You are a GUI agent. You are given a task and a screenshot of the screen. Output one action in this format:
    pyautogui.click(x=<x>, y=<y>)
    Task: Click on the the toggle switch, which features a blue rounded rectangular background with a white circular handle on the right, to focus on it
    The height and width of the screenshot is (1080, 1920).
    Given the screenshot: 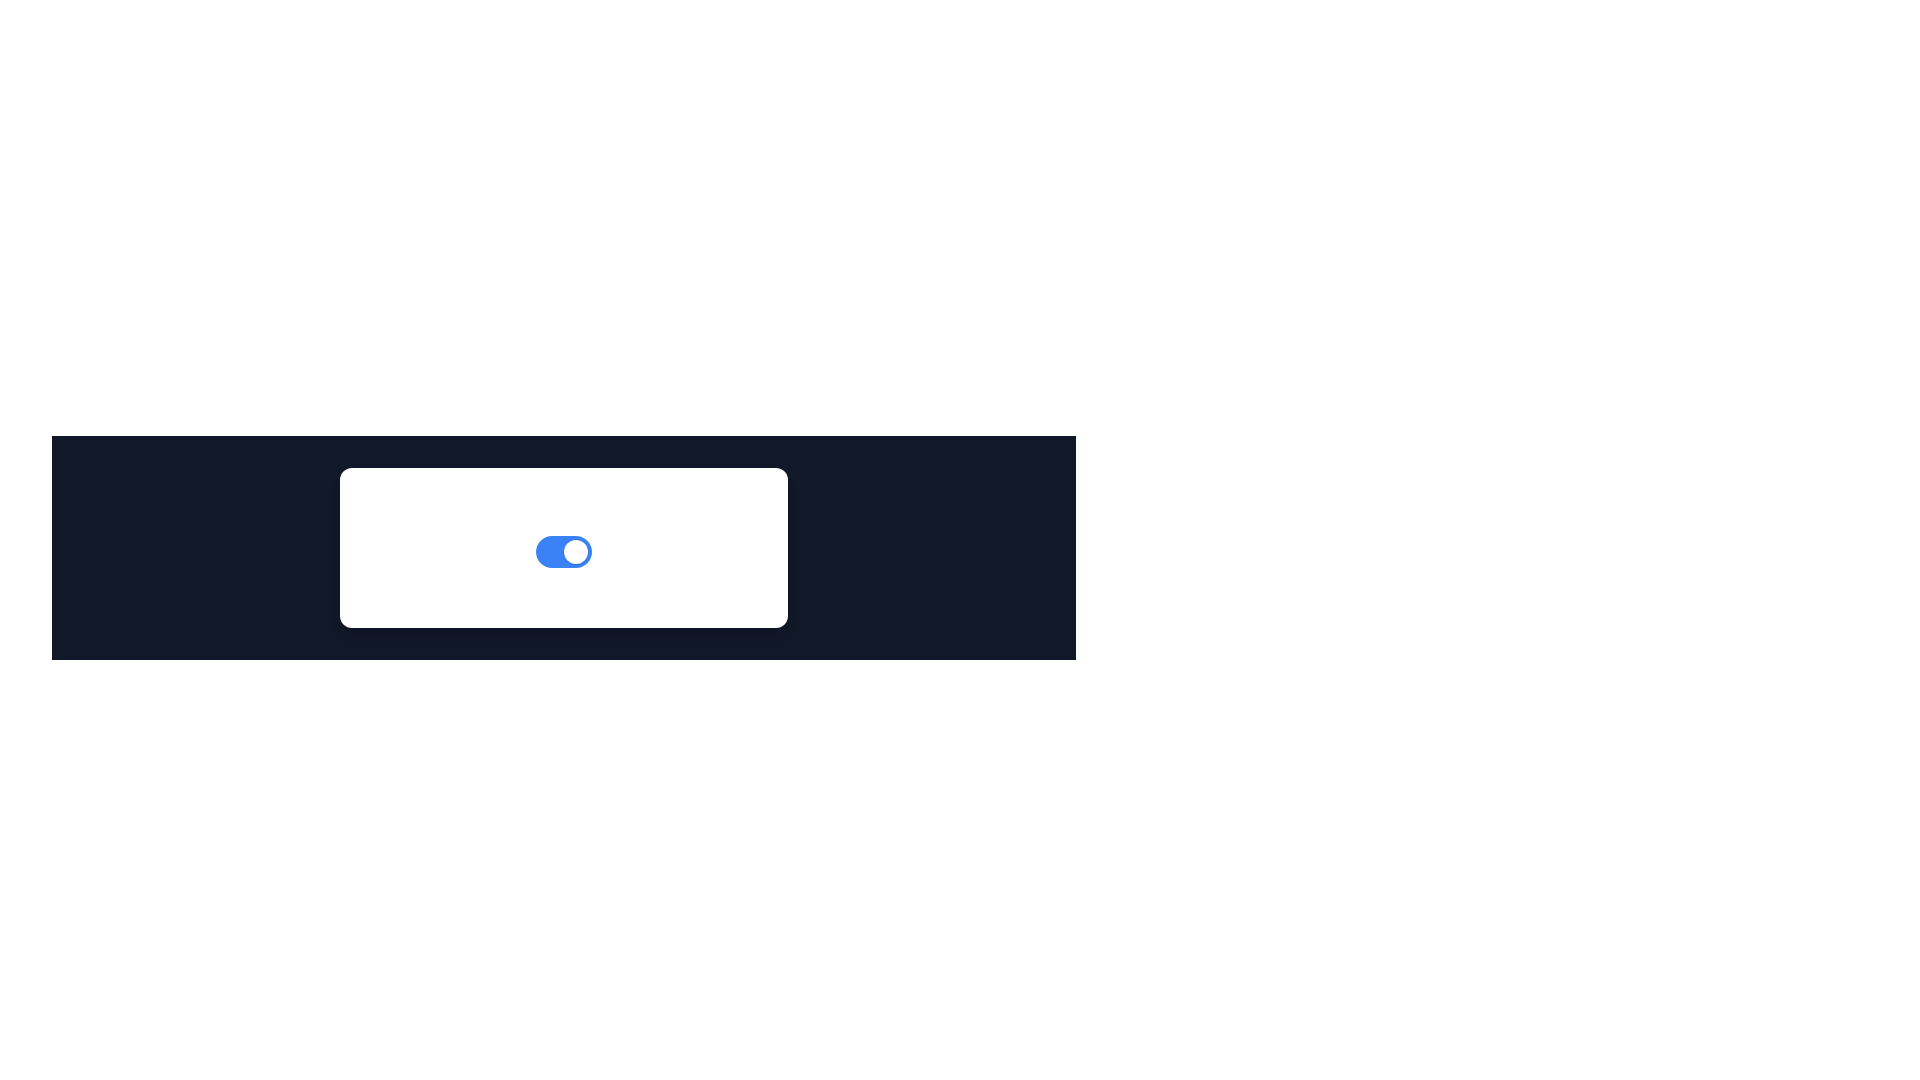 What is the action you would take?
    pyautogui.click(x=563, y=551)
    